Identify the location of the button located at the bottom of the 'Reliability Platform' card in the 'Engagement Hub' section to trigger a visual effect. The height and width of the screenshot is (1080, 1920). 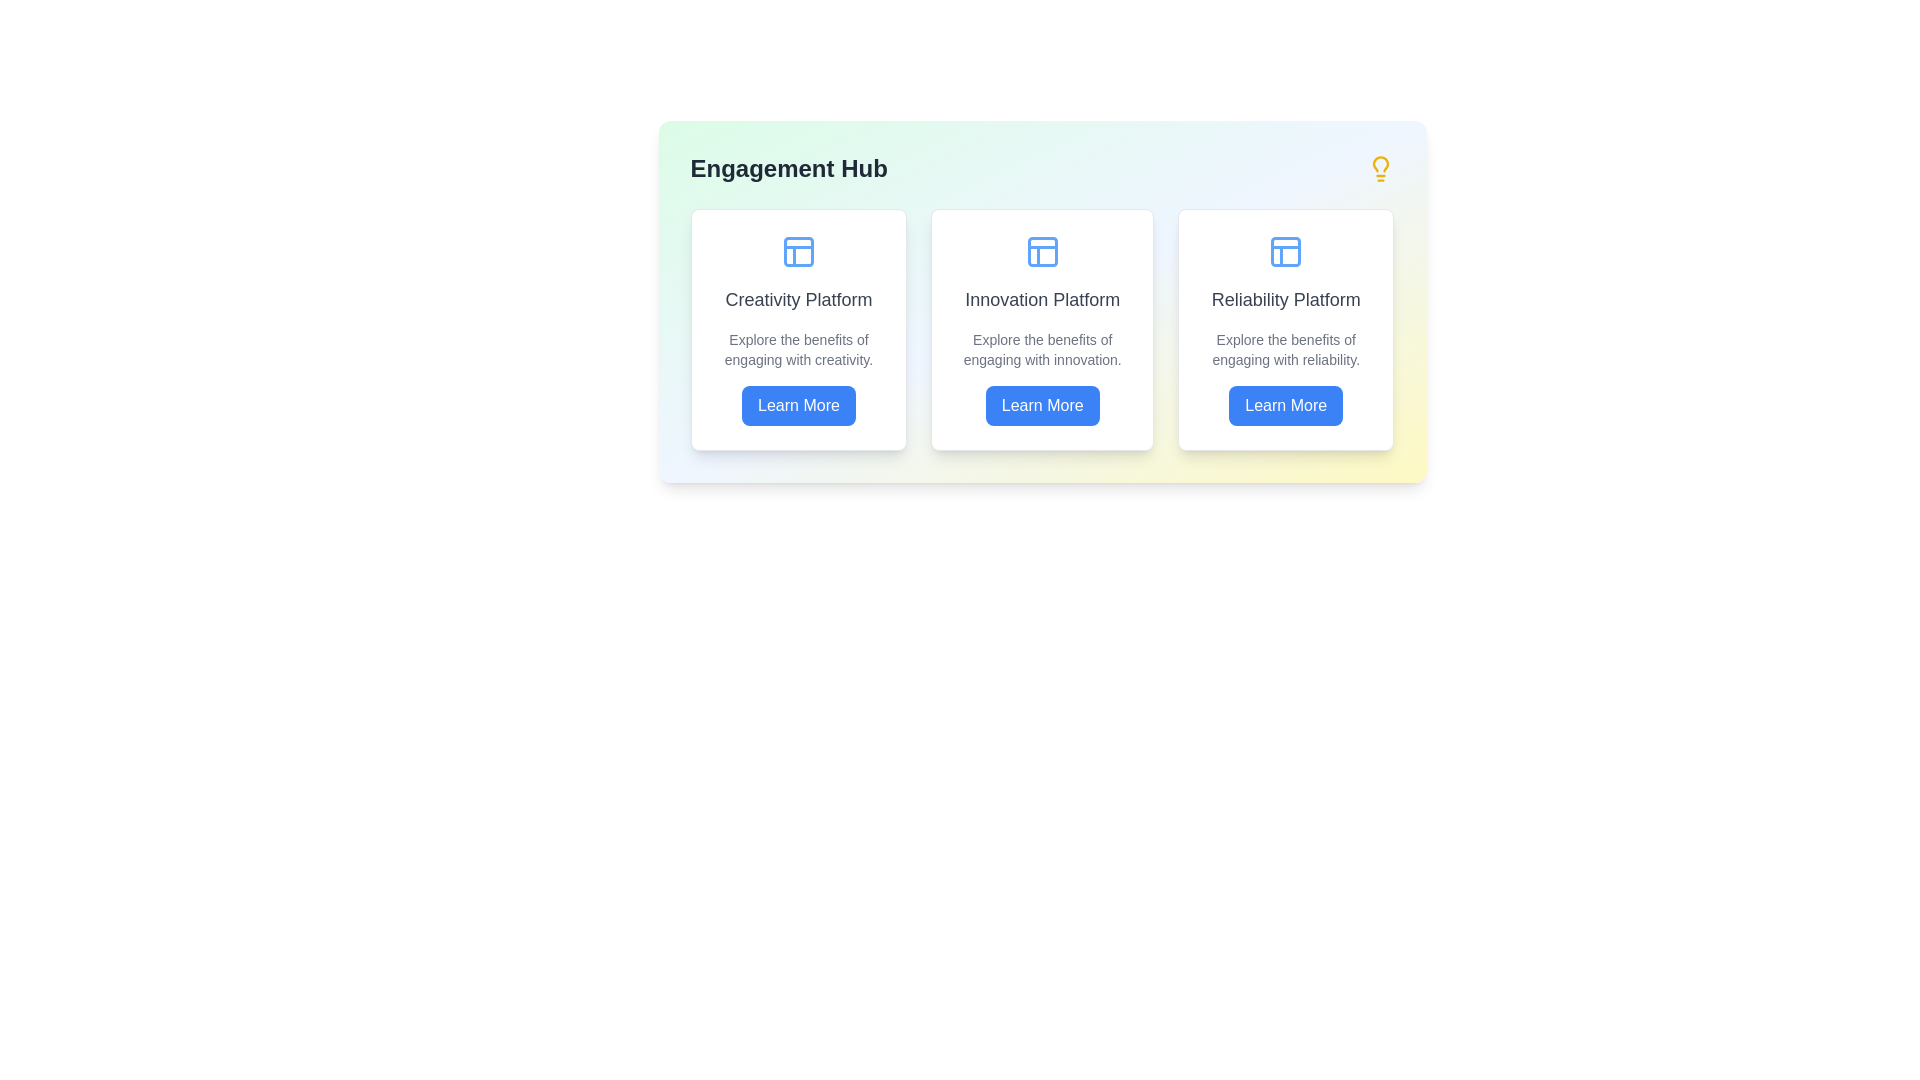
(1286, 405).